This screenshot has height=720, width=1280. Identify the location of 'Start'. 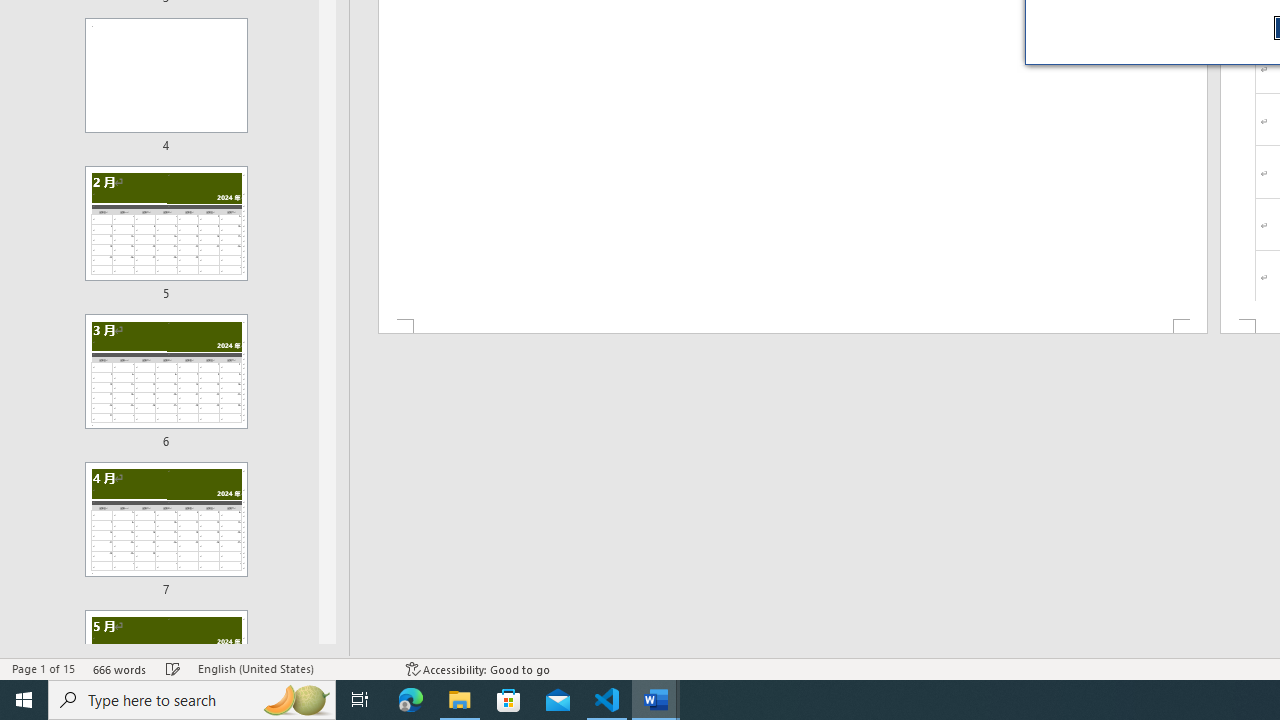
(24, 698).